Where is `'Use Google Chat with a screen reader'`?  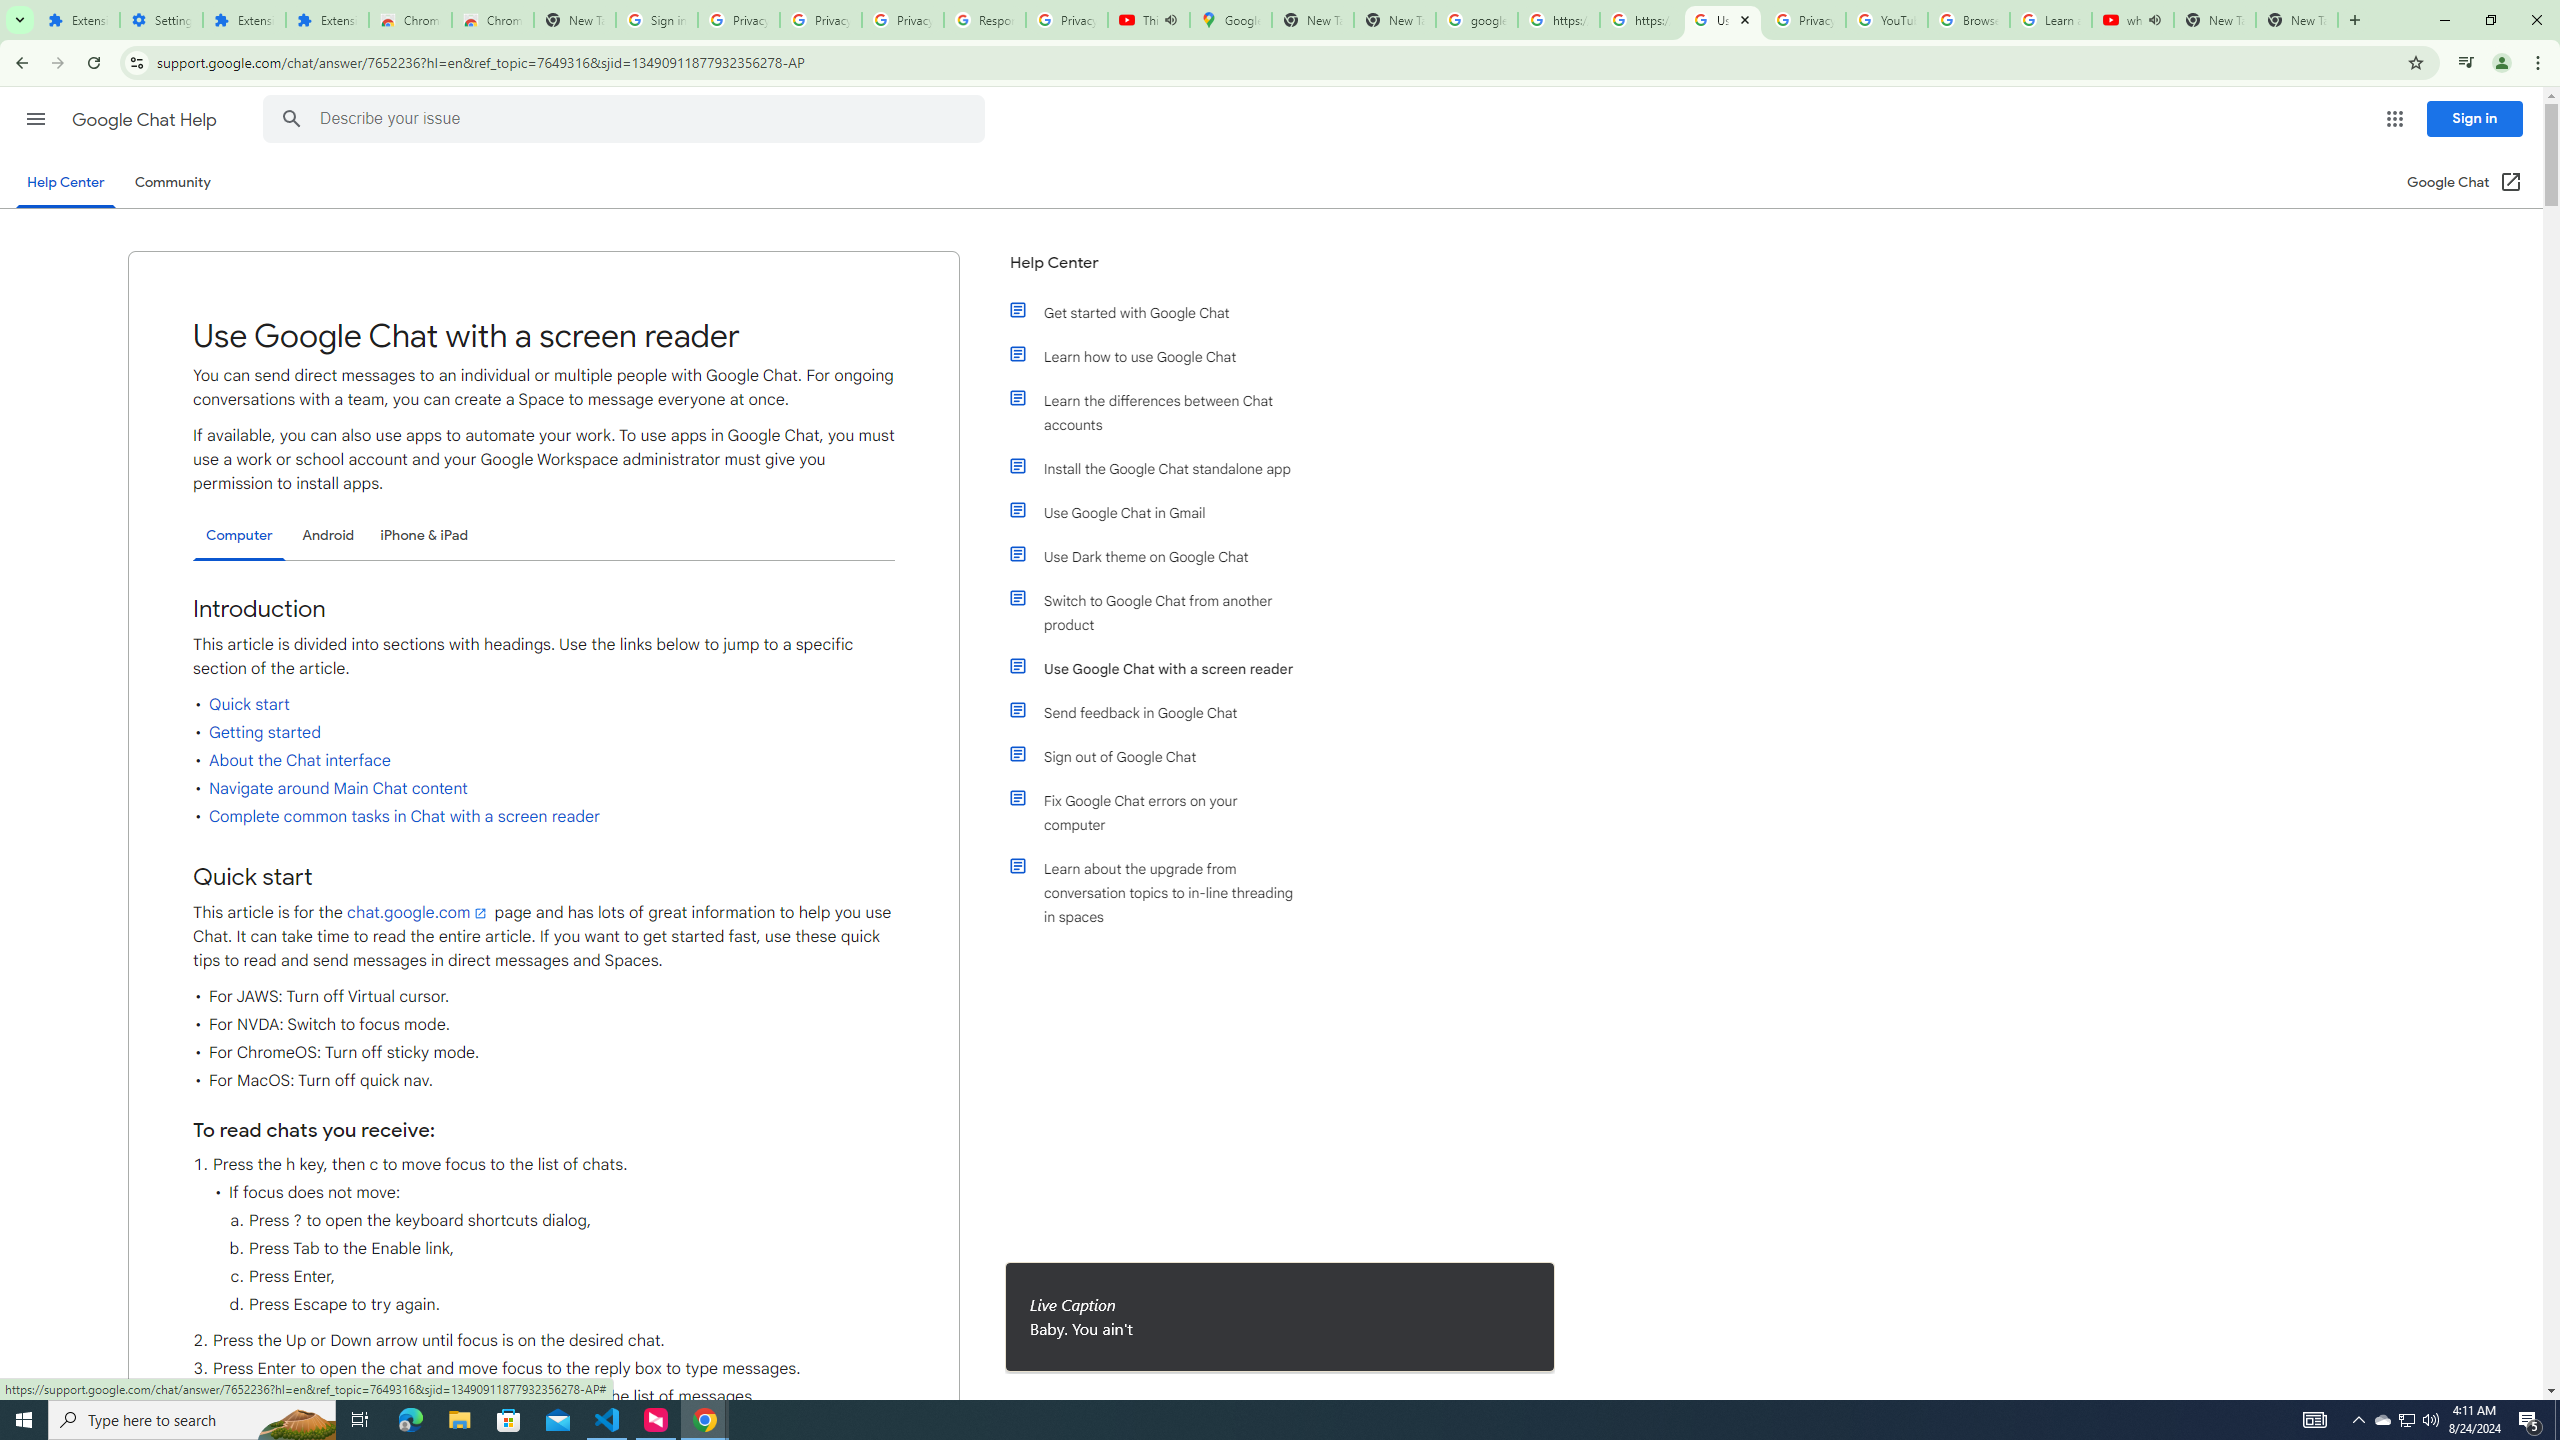
'Use Google Chat with a screen reader' is located at coordinates (1162, 667).